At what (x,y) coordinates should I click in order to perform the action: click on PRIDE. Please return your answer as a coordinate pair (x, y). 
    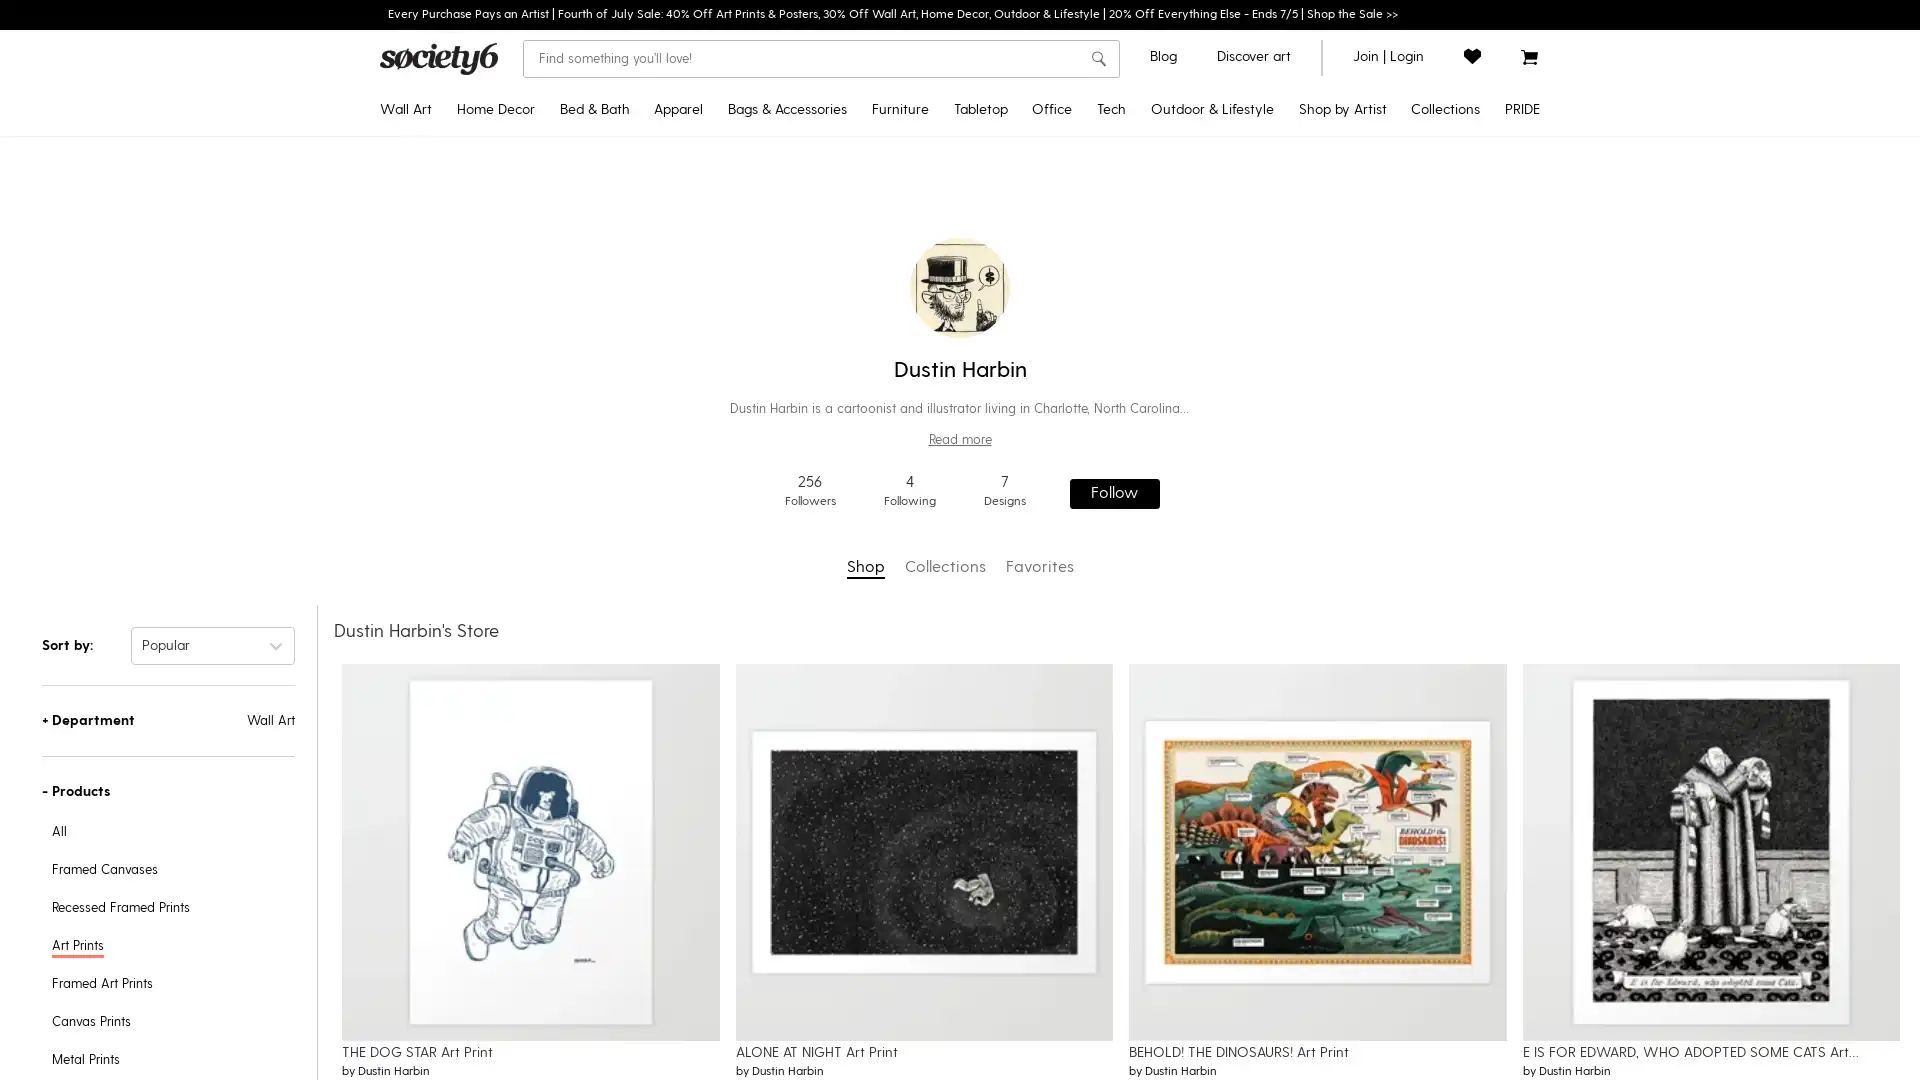
    Looking at the image, I should click on (1521, 110).